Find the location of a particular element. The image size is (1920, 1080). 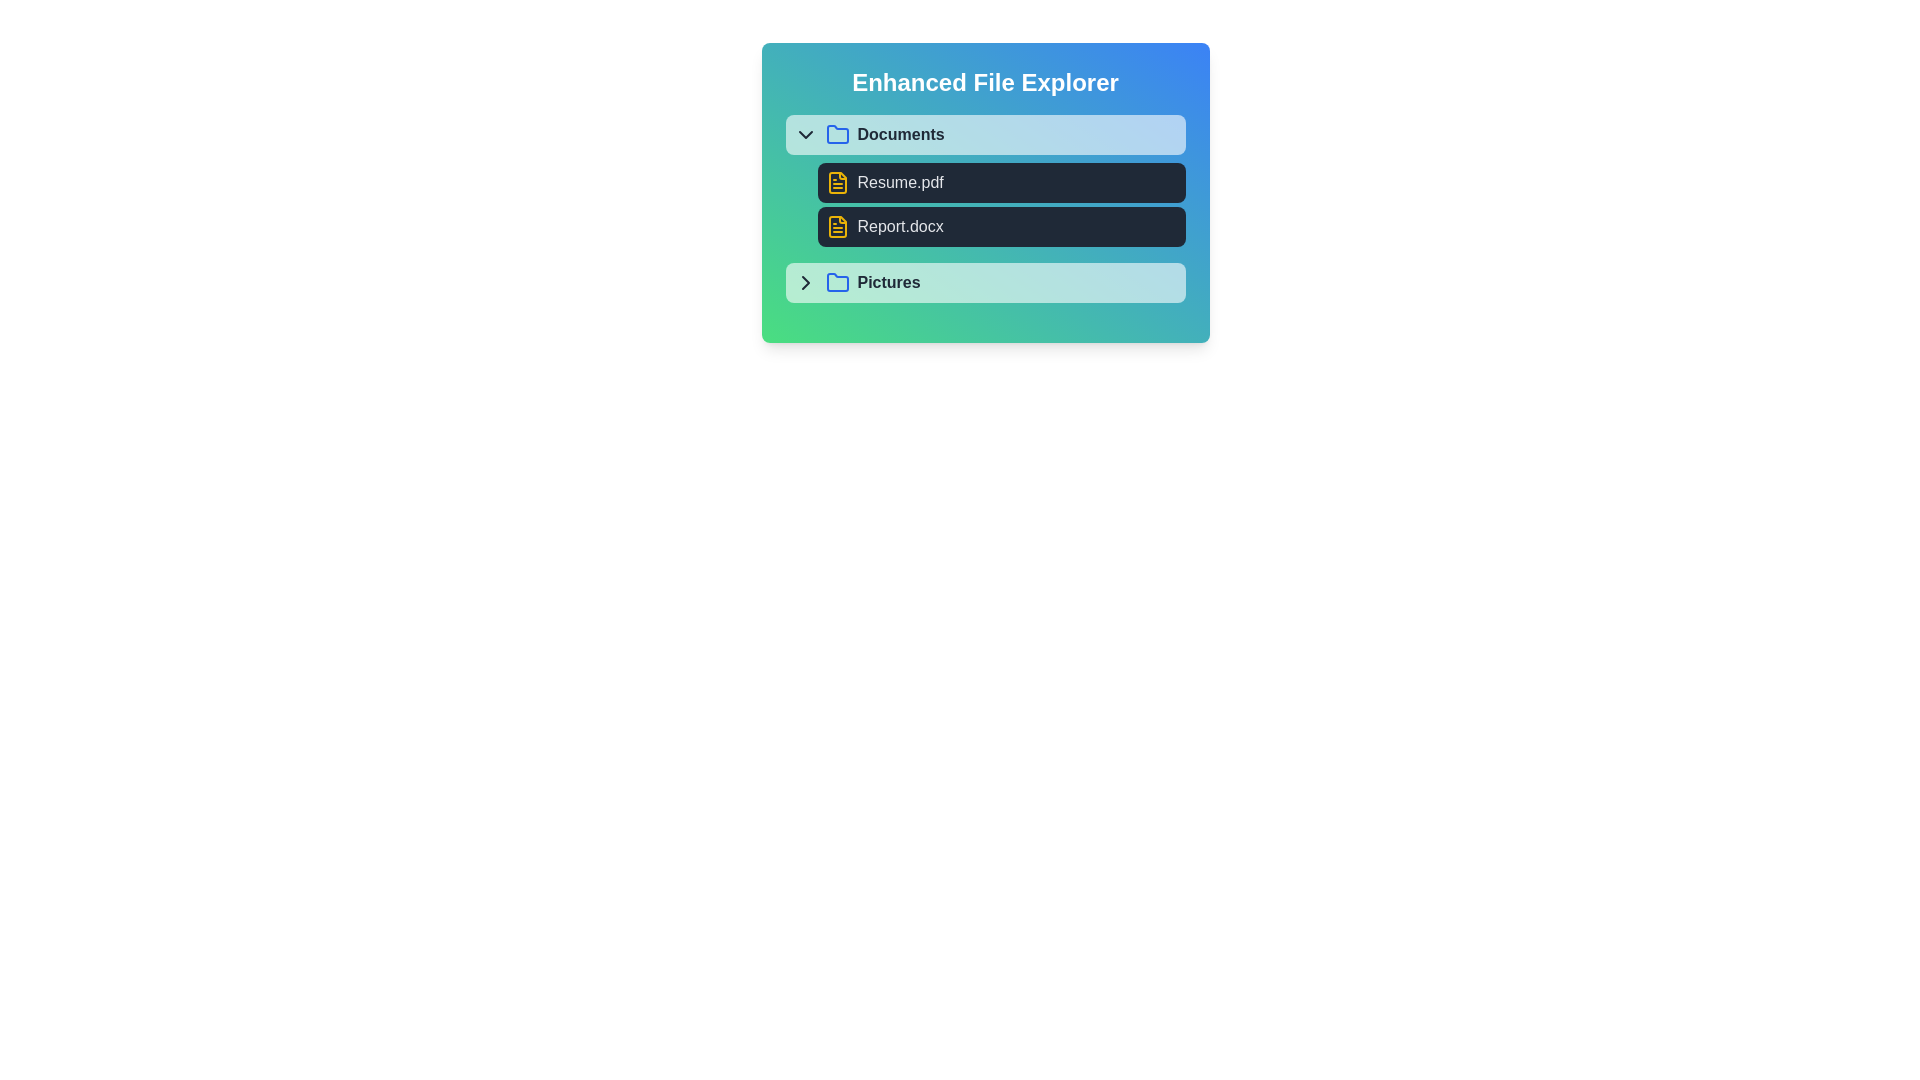

the file Report.docx to open it is located at coordinates (1001, 226).